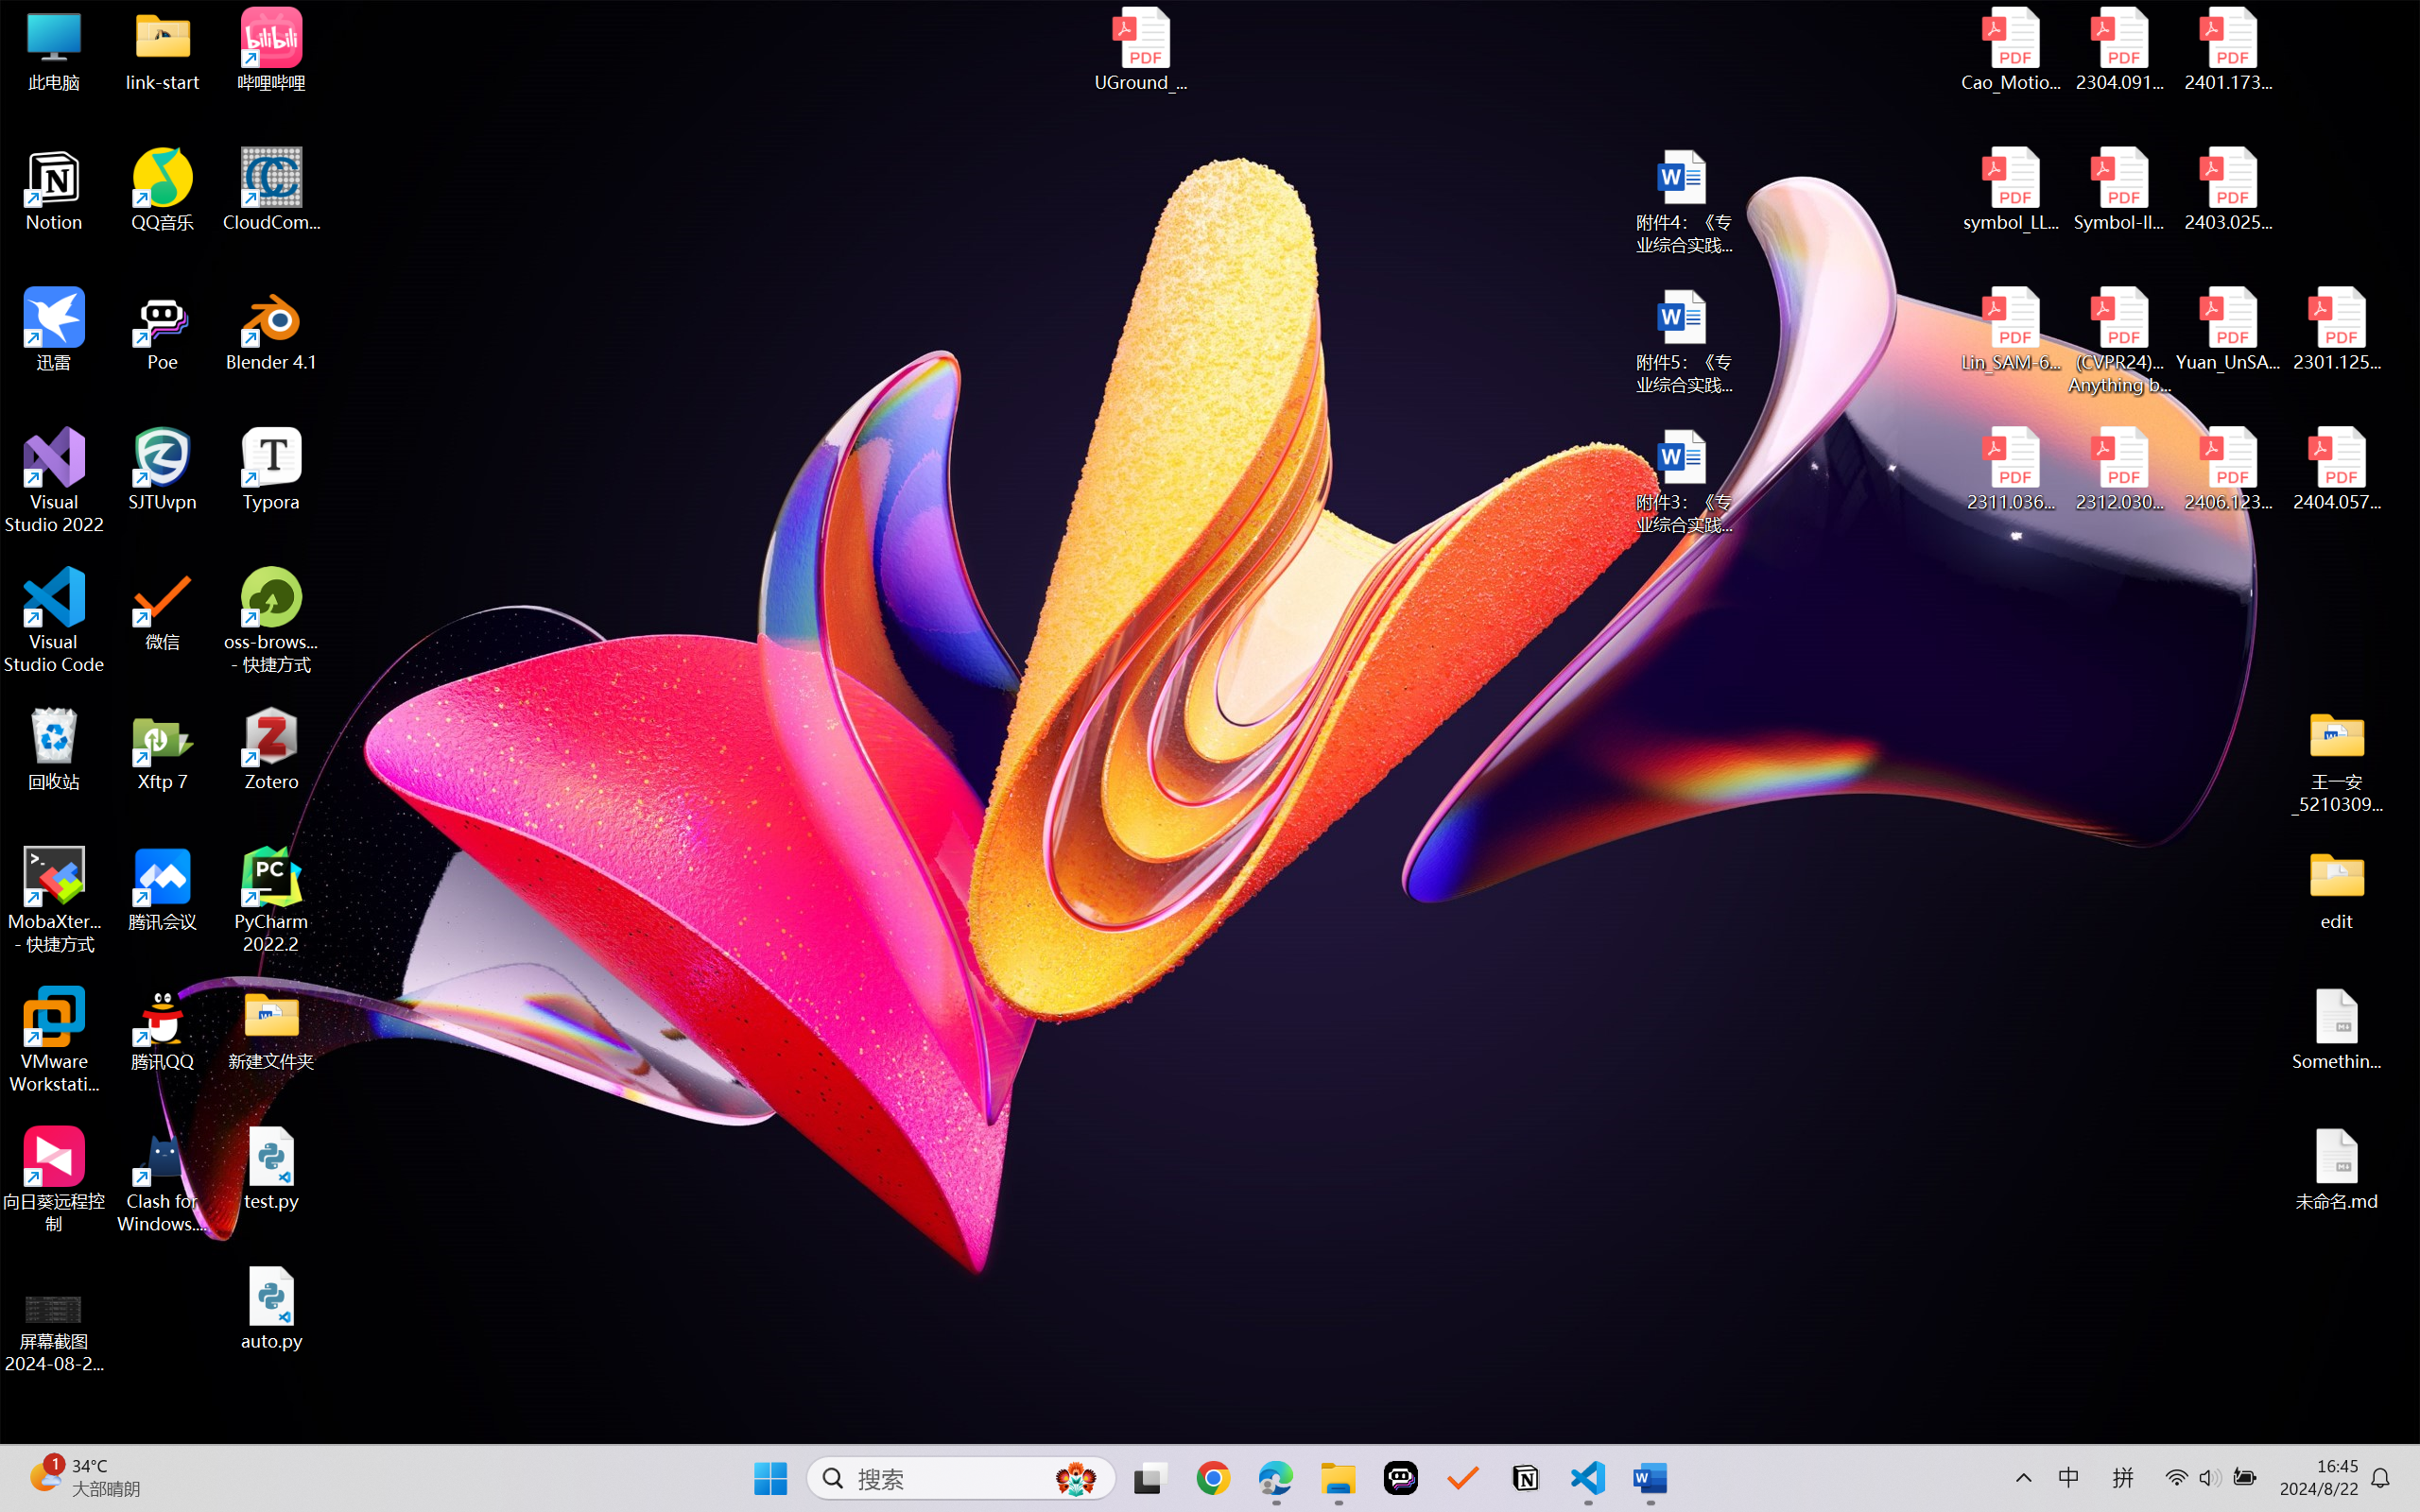 The image size is (2420, 1512). What do you see at coordinates (271, 469) in the screenshot?
I see `'Typora'` at bounding box center [271, 469].